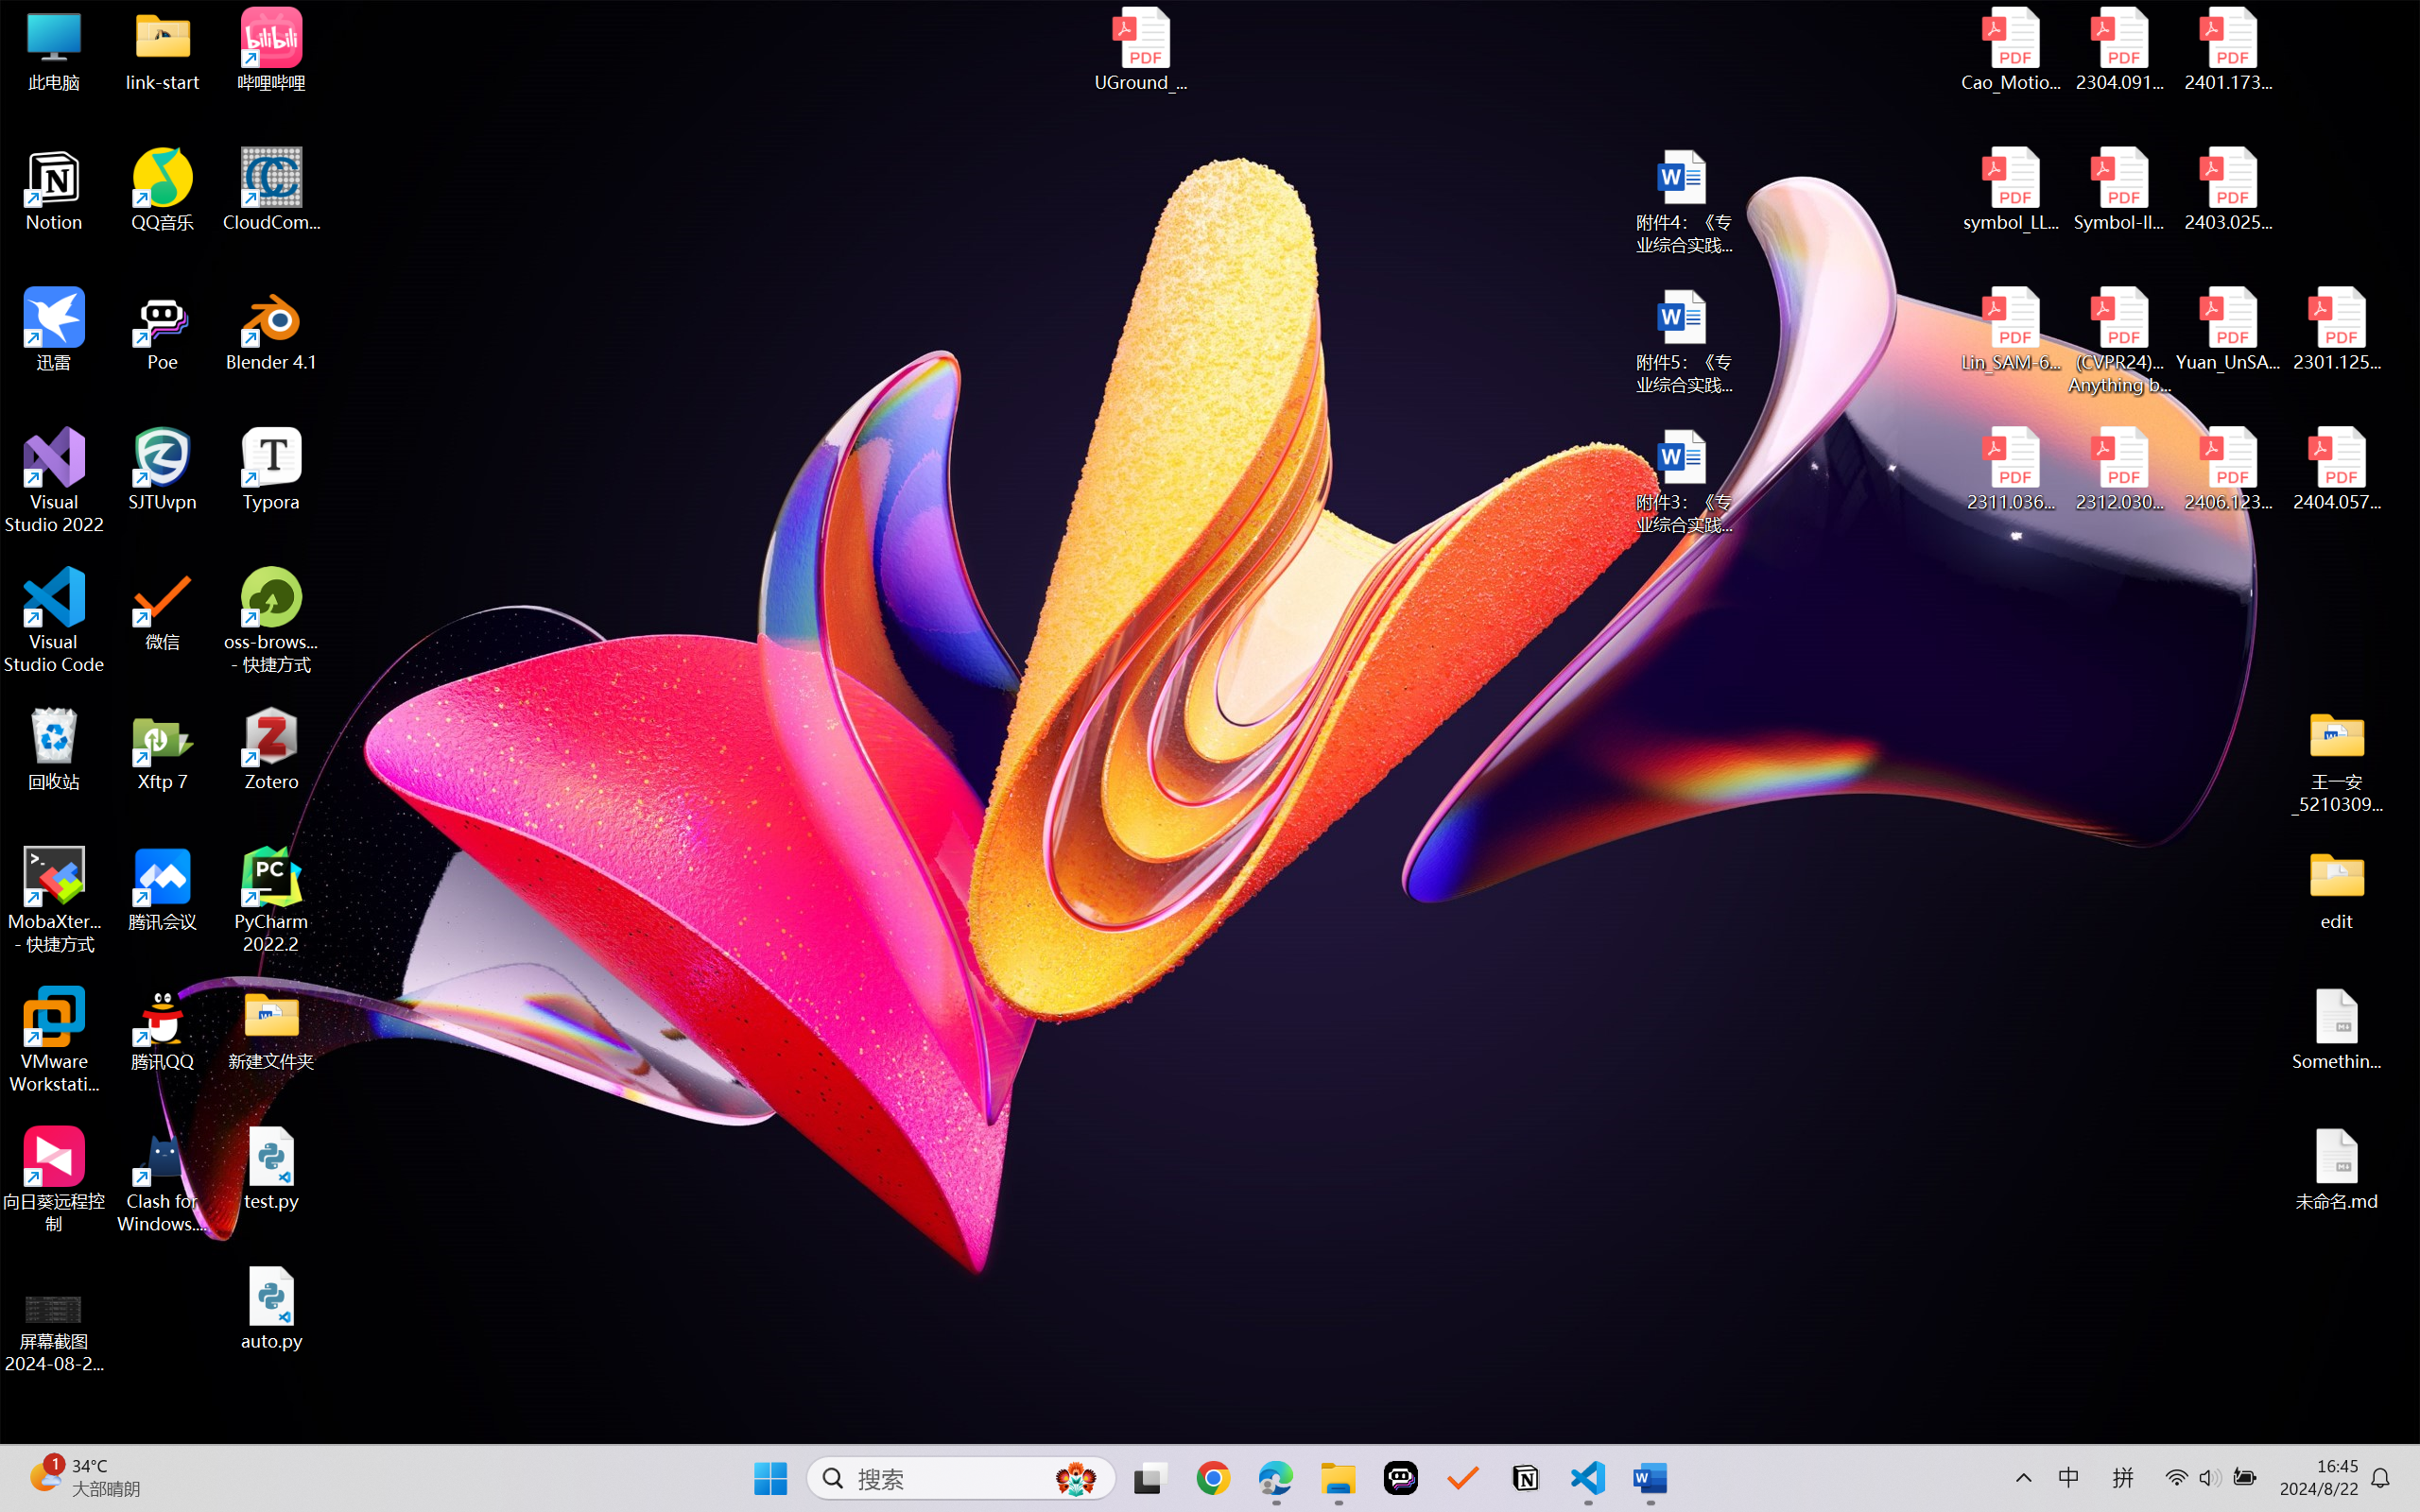 The image size is (2420, 1512). What do you see at coordinates (271, 469) in the screenshot?
I see `'Typora'` at bounding box center [271, 469].